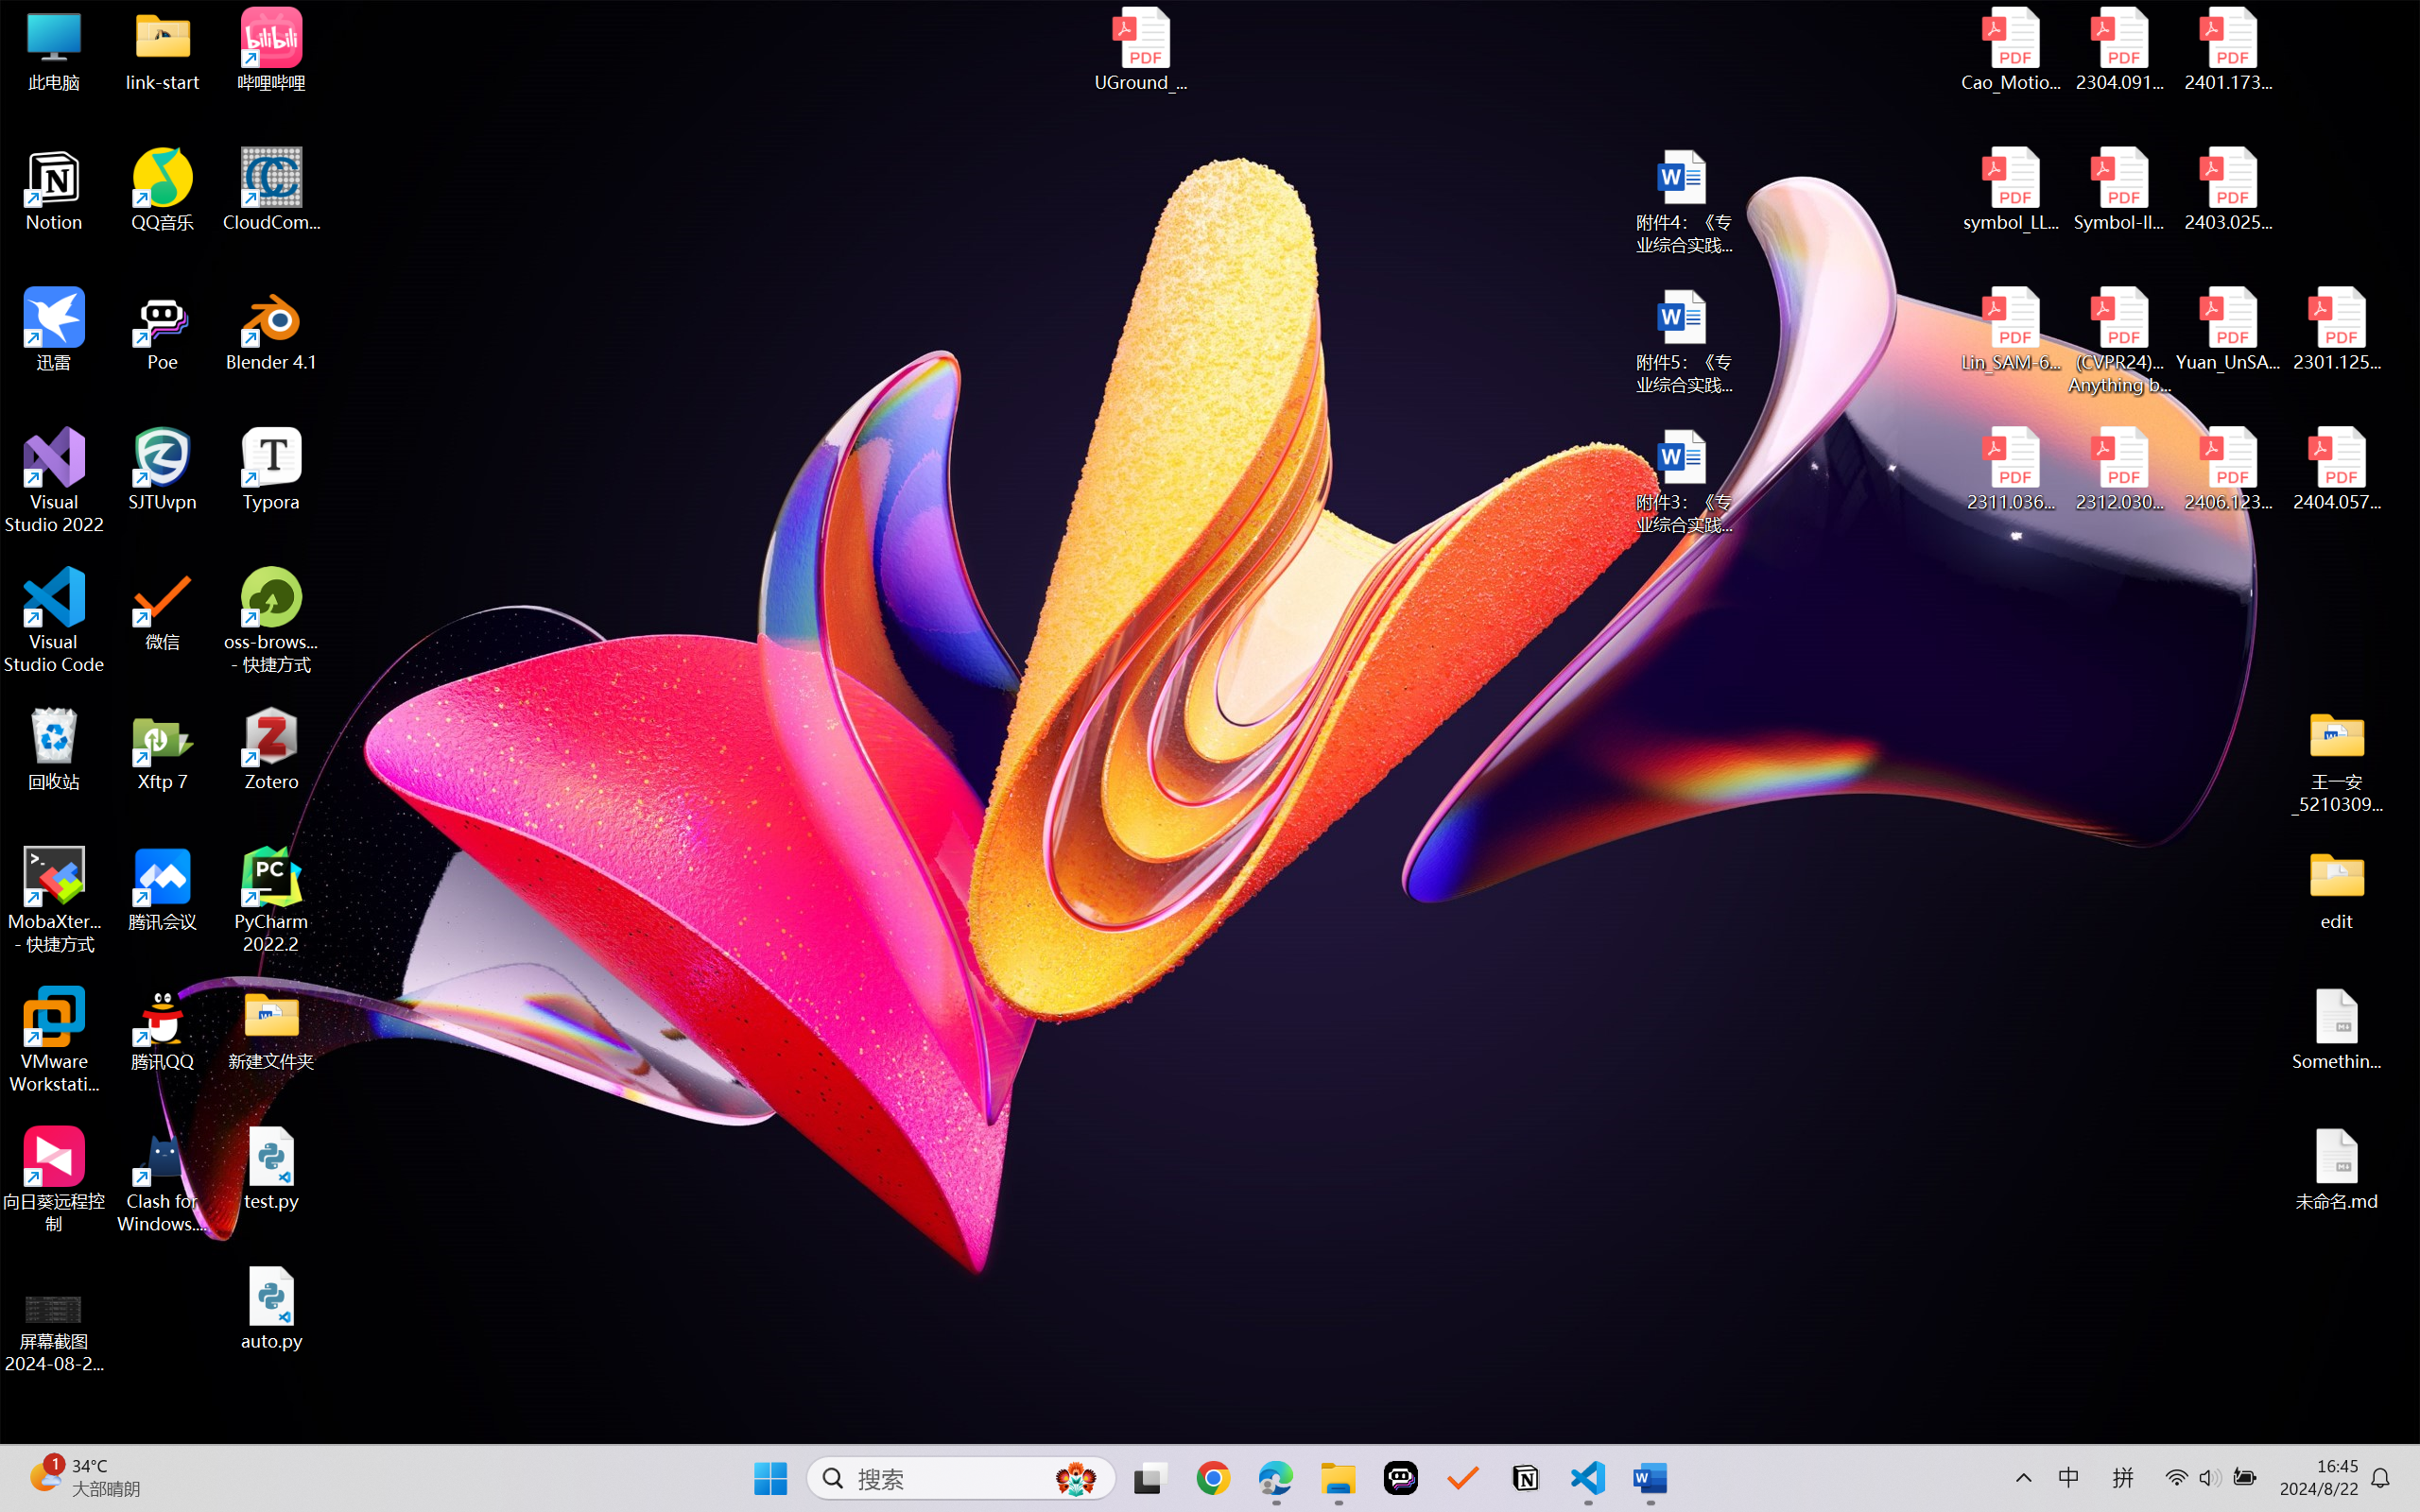 The image size is (2420, 1512). What do you see at coordinates (271, 469) in the screenshot?
I see `'Typora'` at bounding box center [271, 469].